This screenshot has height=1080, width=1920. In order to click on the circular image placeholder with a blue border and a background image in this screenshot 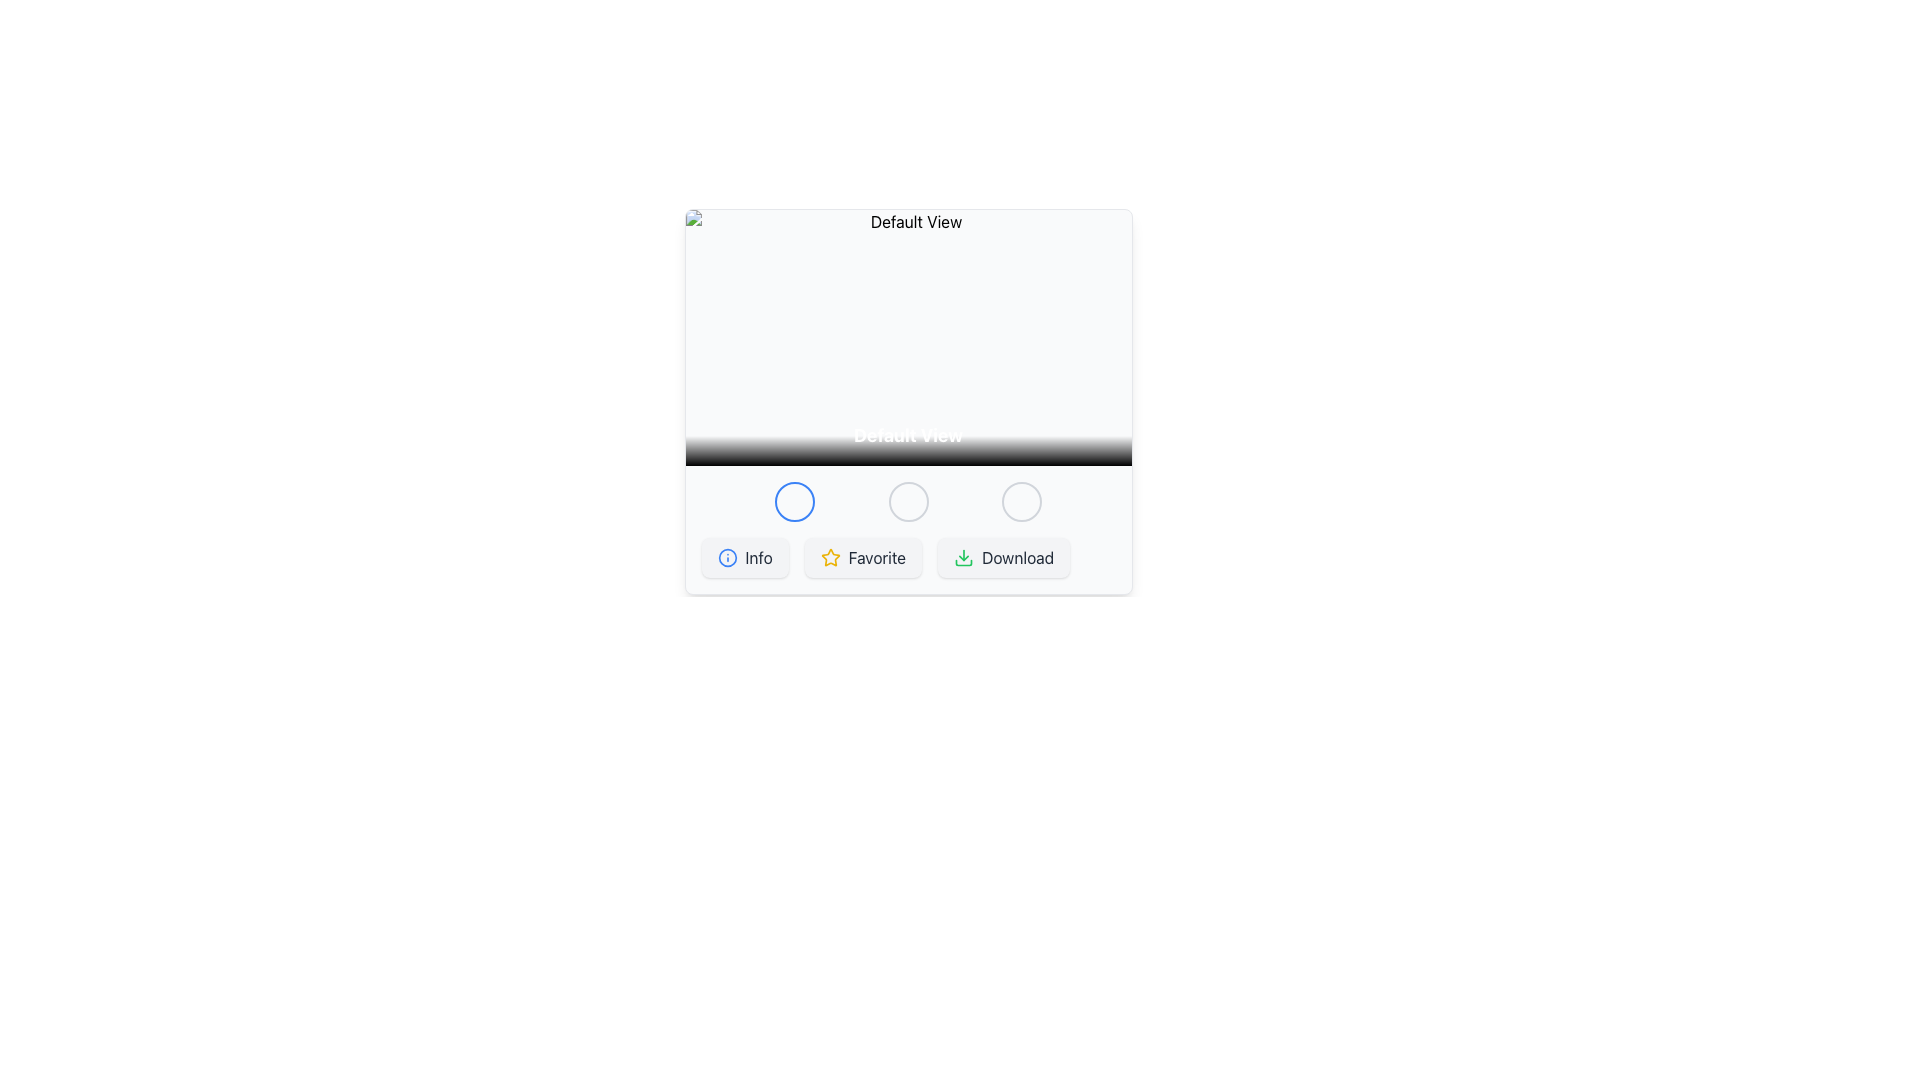, I will do `click(794, 500)`.